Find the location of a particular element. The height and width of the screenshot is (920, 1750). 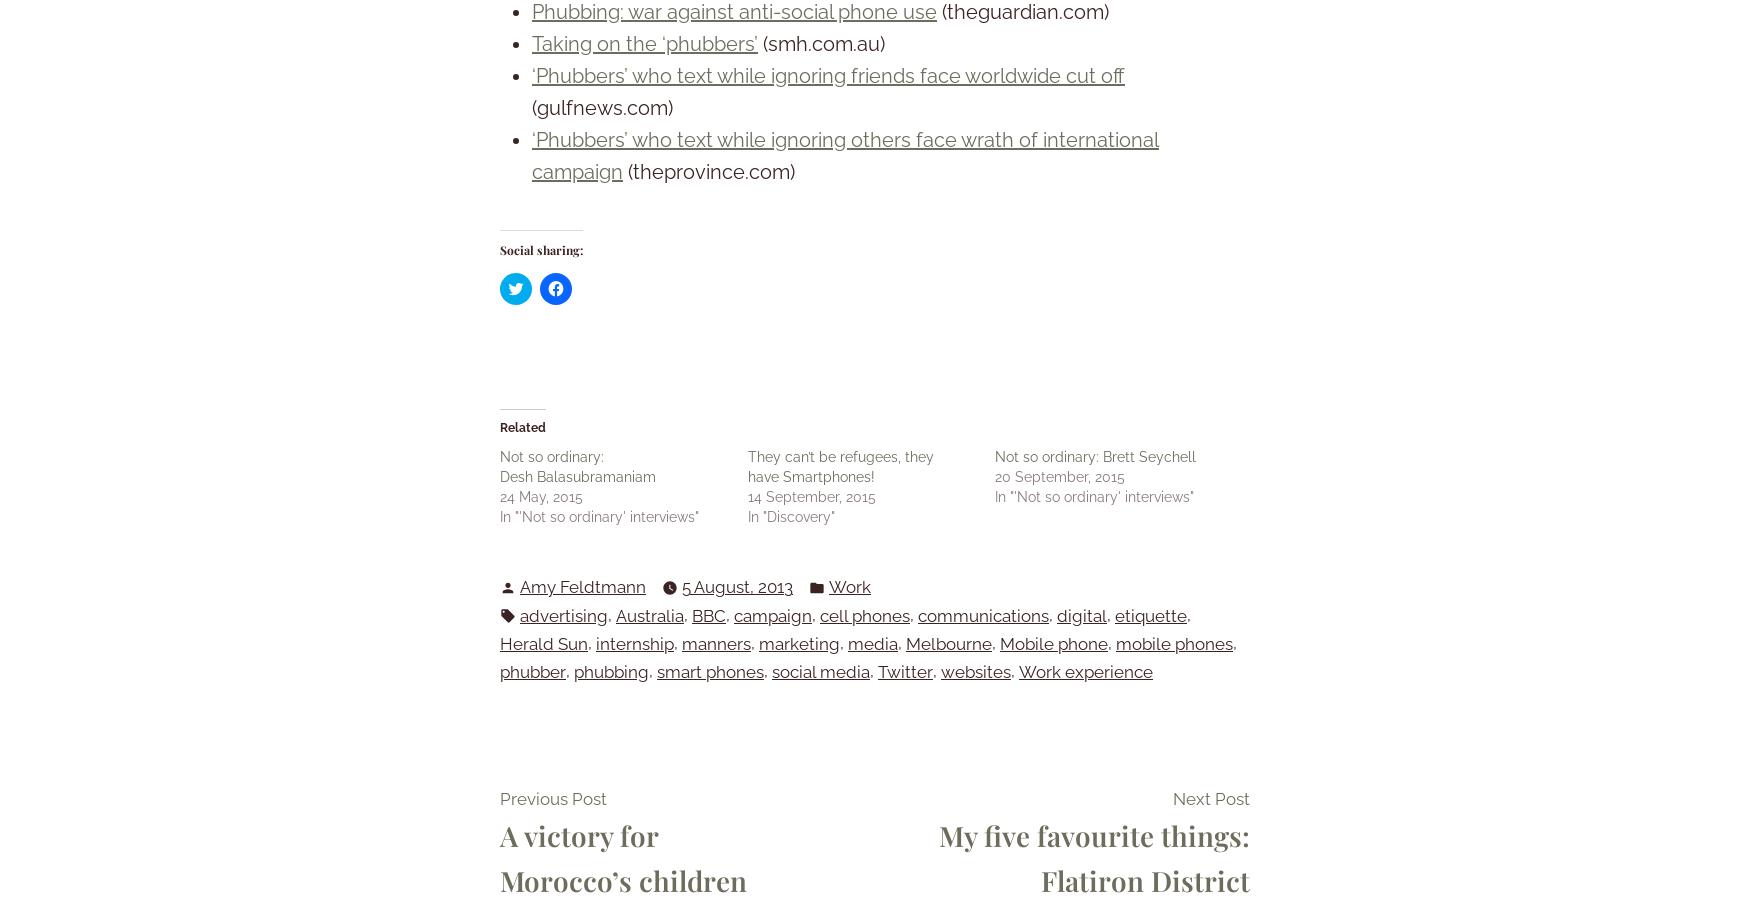

'Related' is located at coordinates (522, 425).